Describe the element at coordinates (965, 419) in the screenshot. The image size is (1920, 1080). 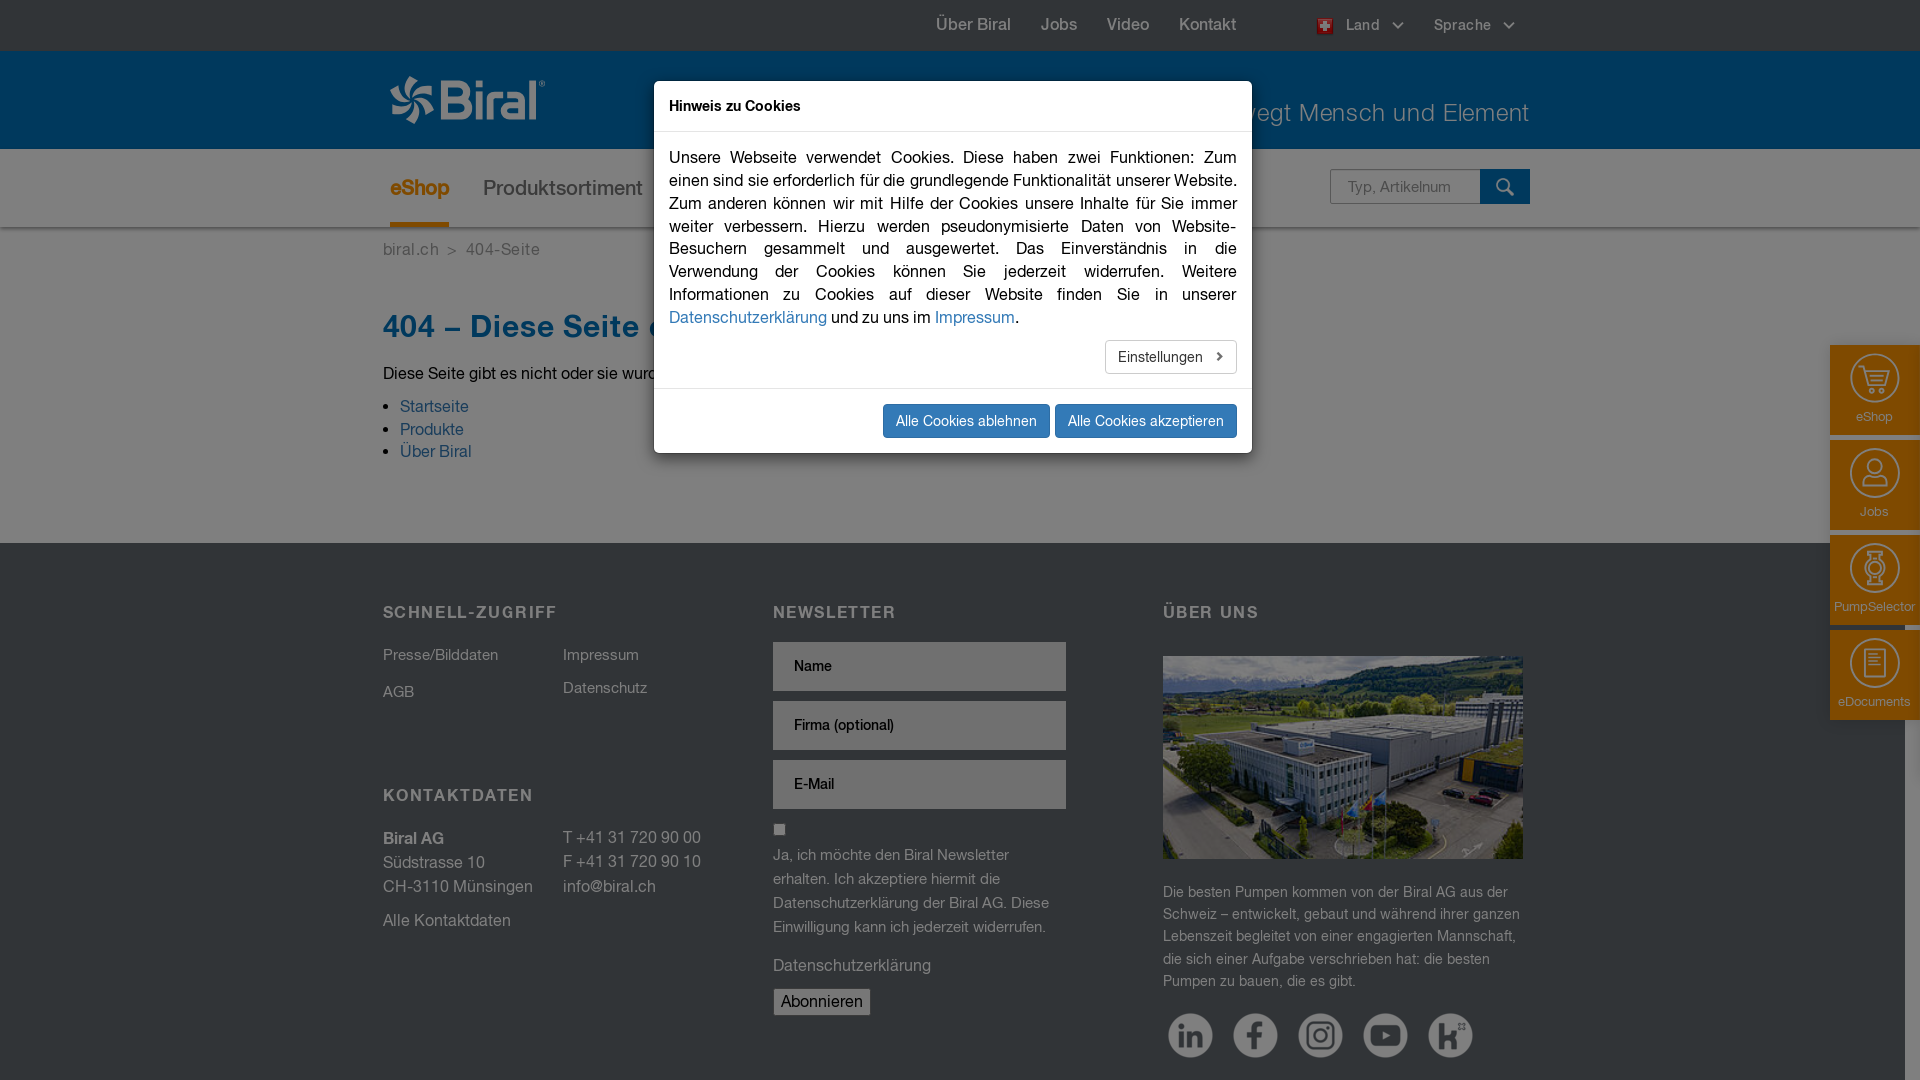
I see `'Alle Cookies ablehnen'` at that location.